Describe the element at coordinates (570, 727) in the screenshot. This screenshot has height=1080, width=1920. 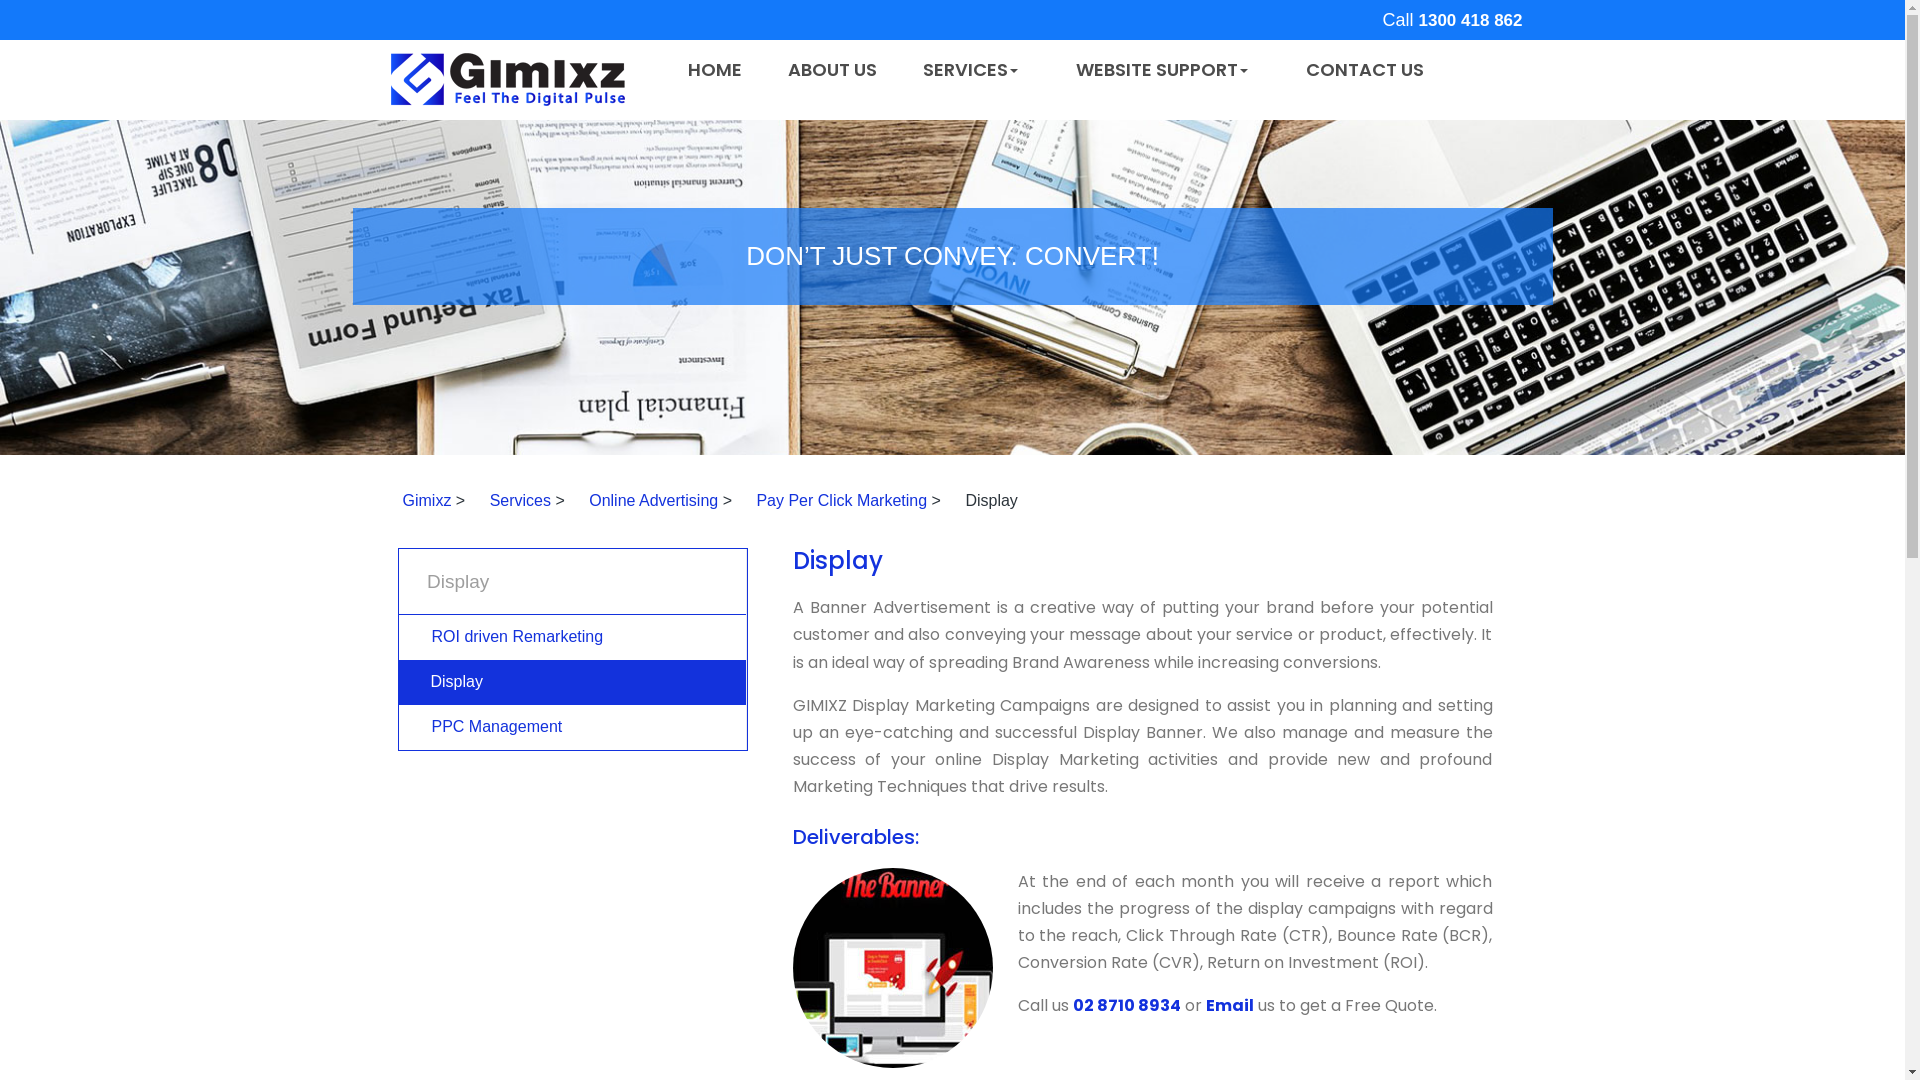
I see `'PPC Management'` at that location.